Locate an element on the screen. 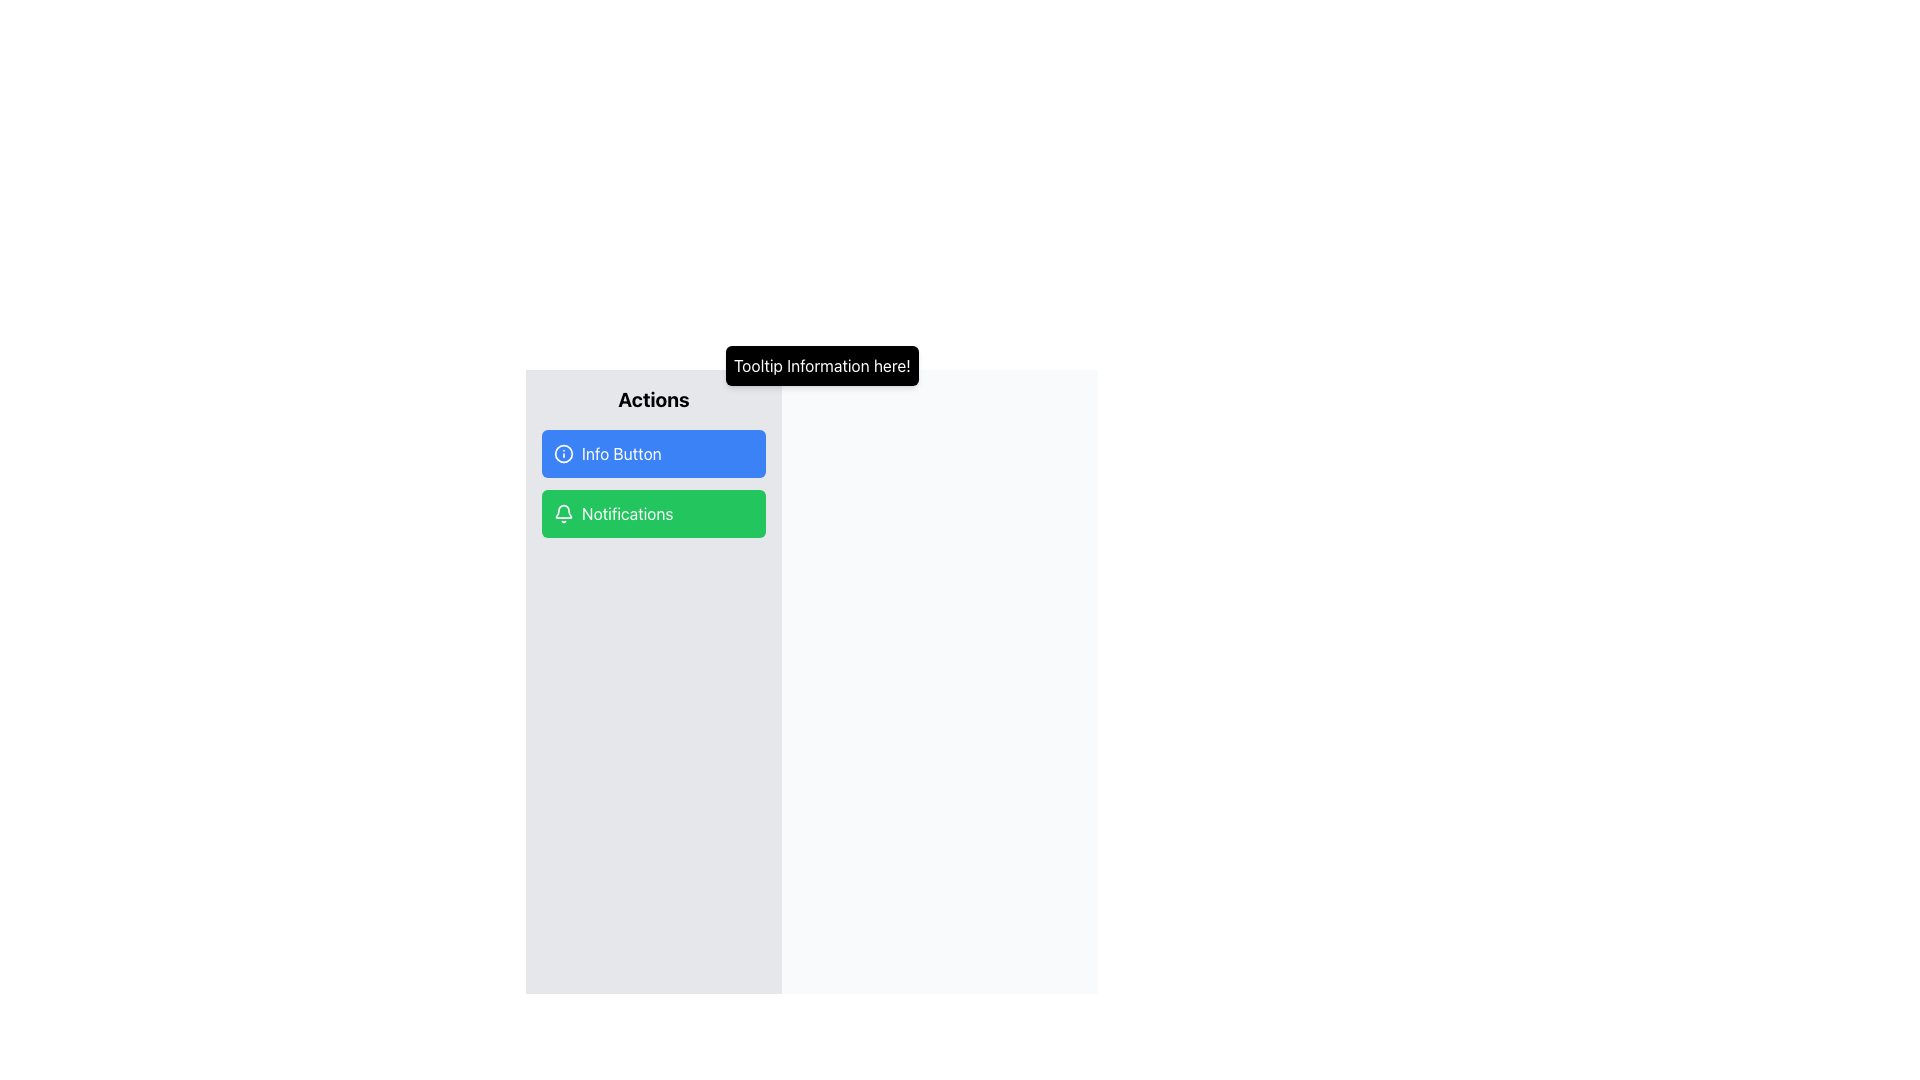  text from the header label positioned above the 'Info Button' and 'Notifications' elements is located at coordinates (653, 400).